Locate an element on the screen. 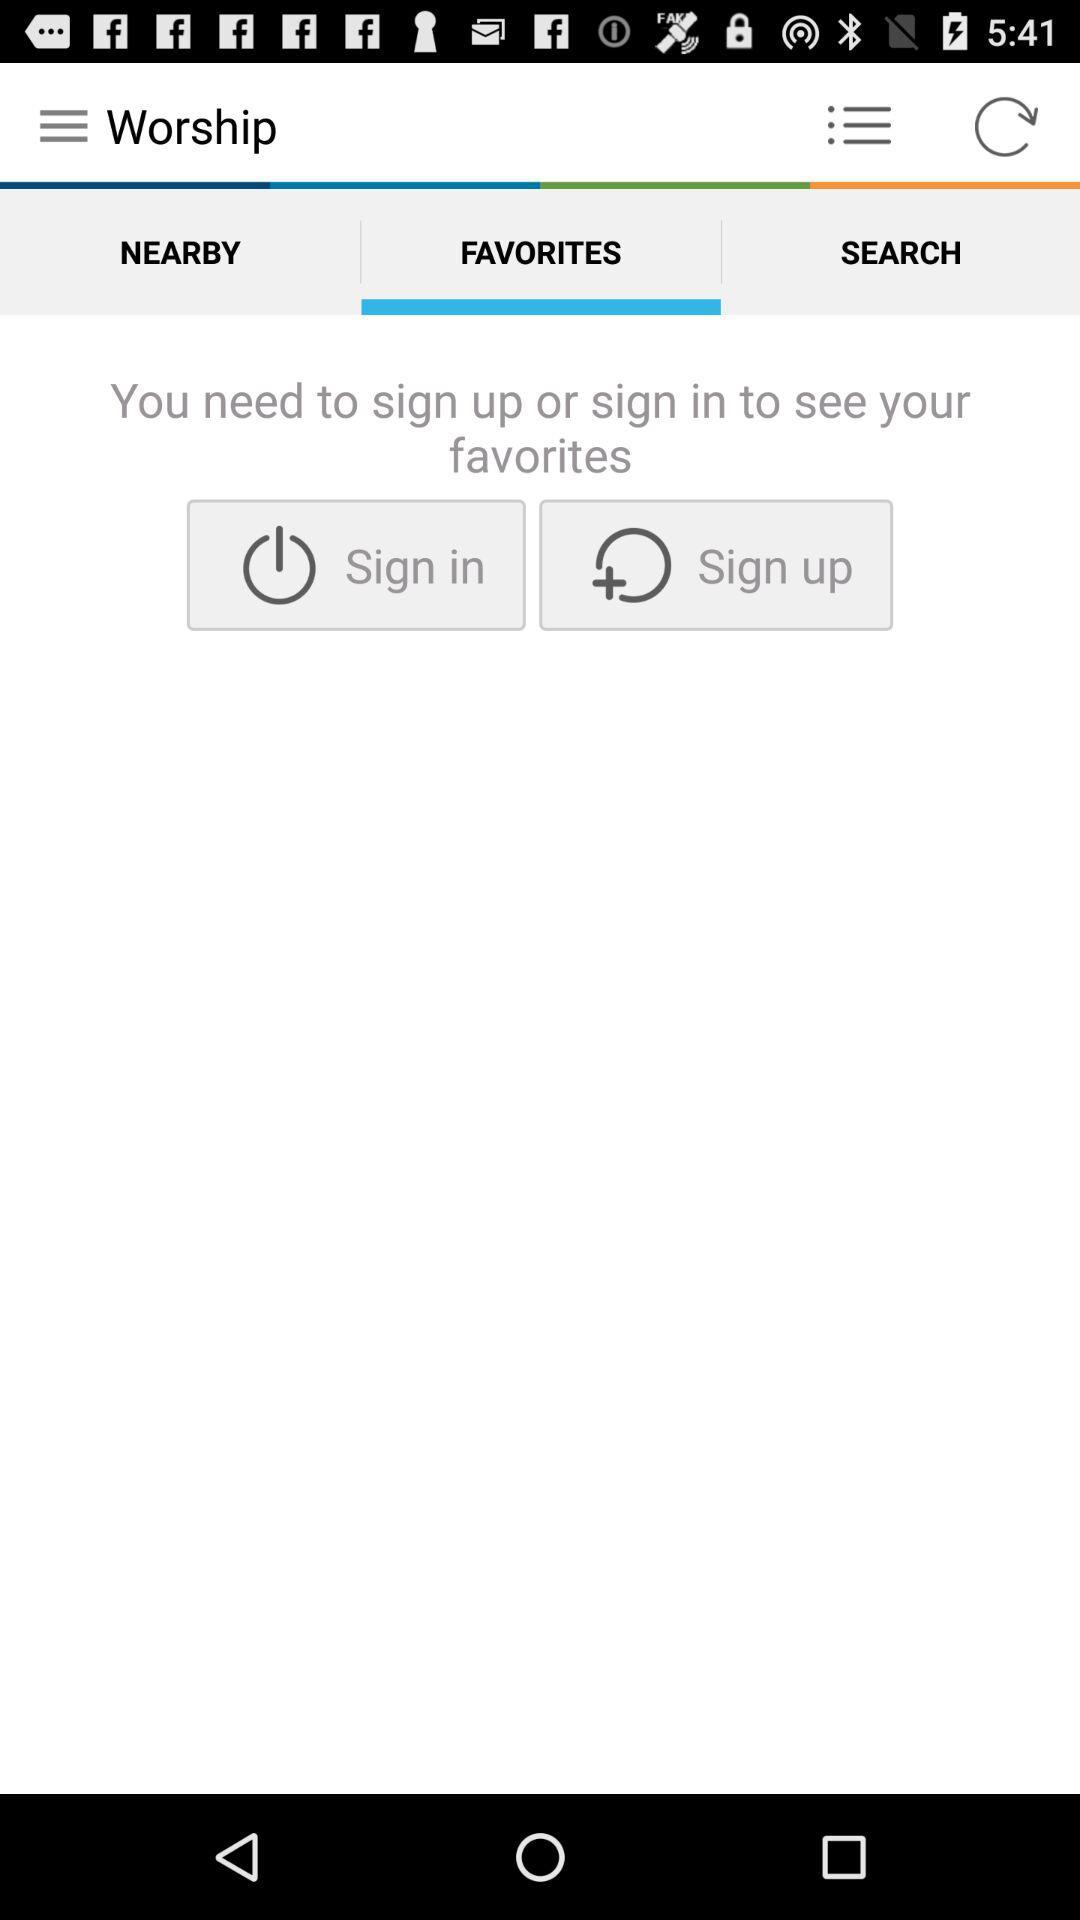  the button next to sign in is located at coordinates (715, 564).